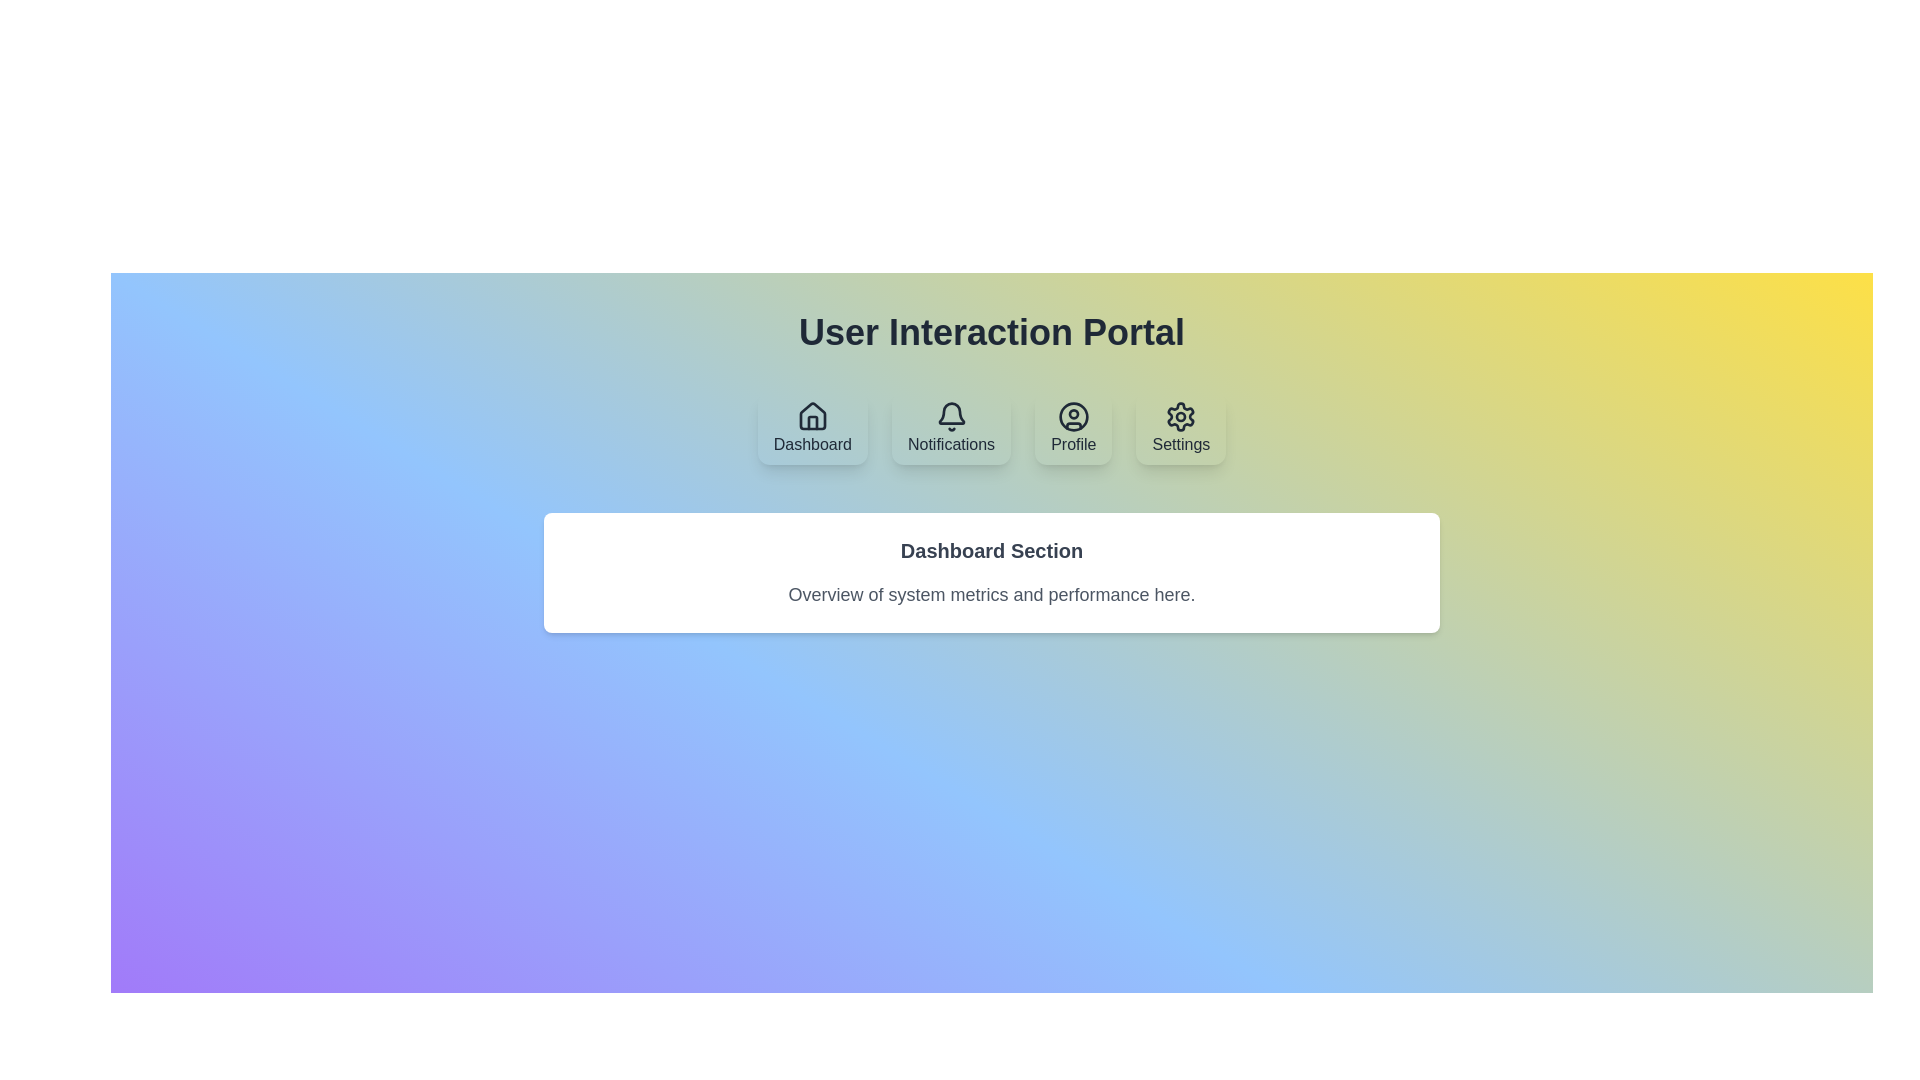 The height and width of the screenshot is (1080, 1920). What do you see at coordinates (949, 427) in the screenshot?
I see `the tab labeled Notifications to display its content` at bounding box center [949, 427].